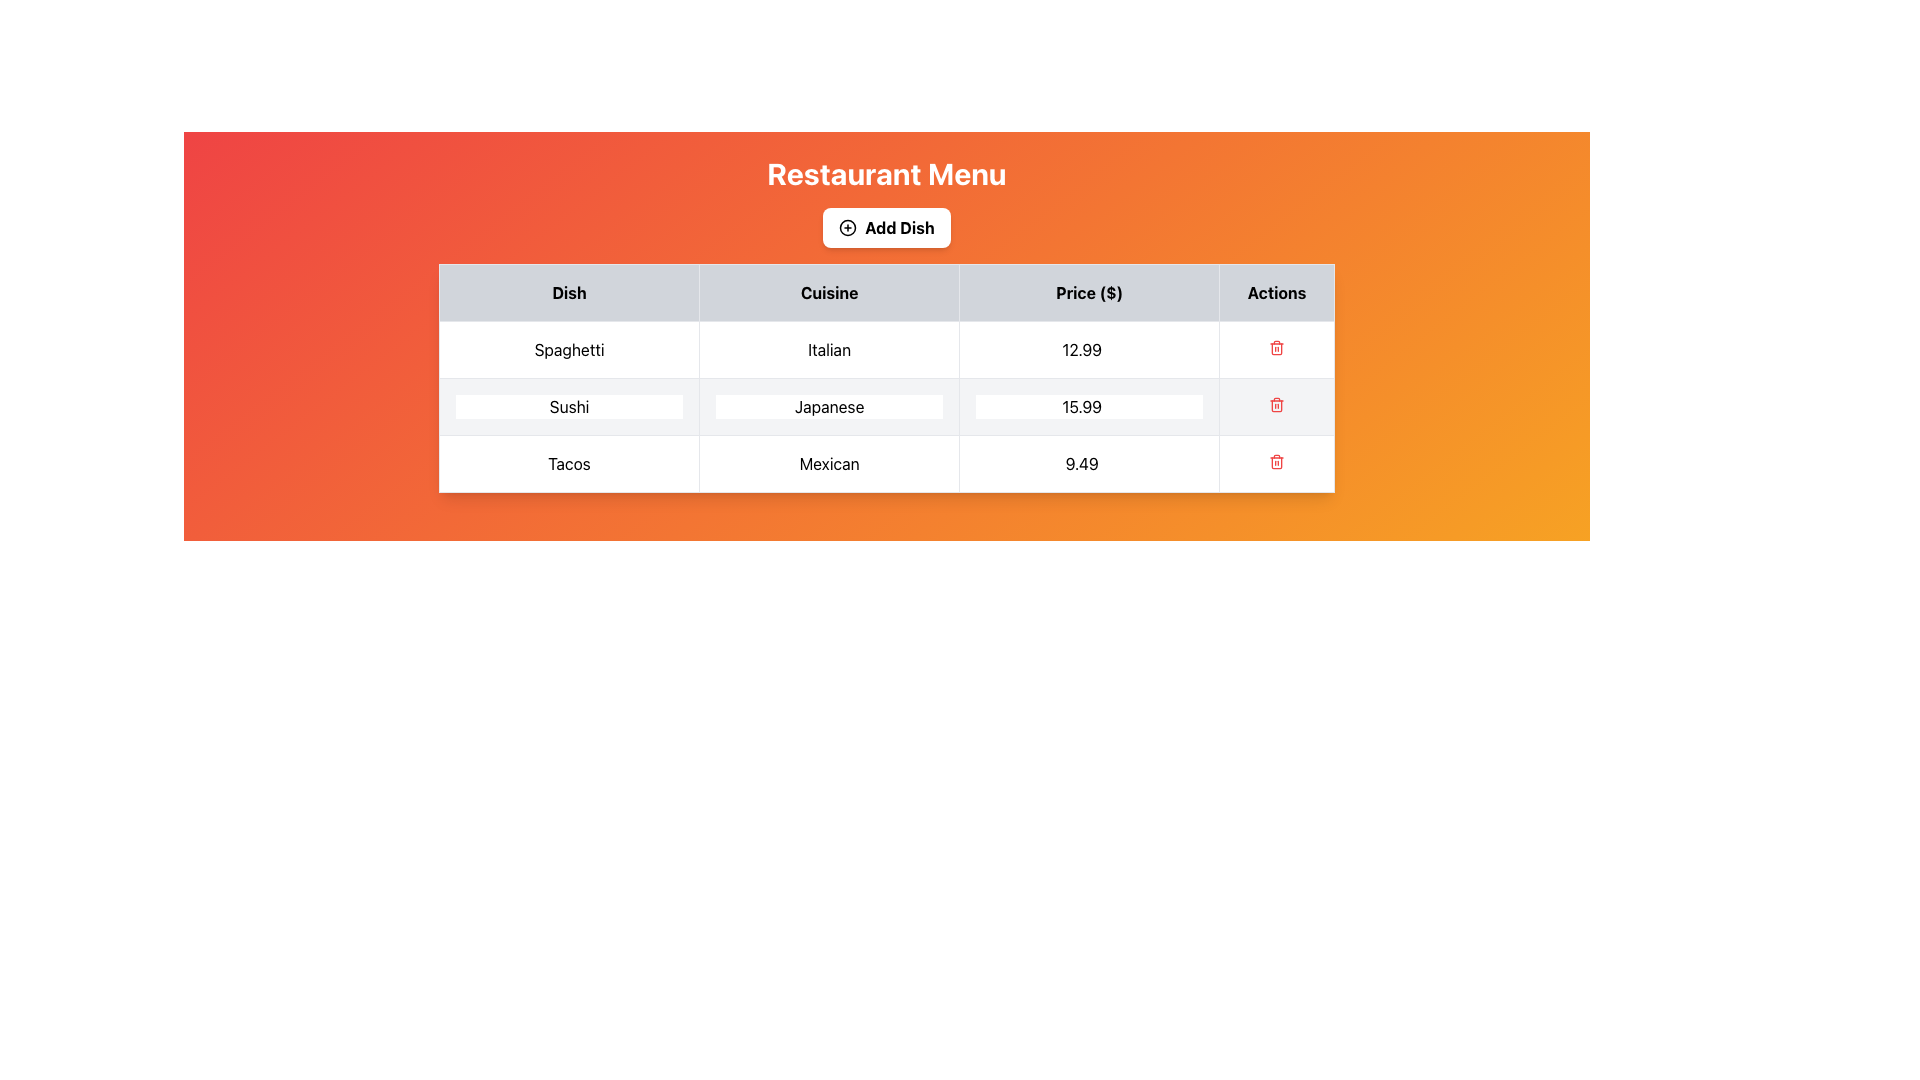  Describe the element at coordinates (829, 406) in the screenshot. I see `the text input field displaying 'Japanese' in the 'Cuisine' column of the table, specifically in the second row corresponding to the 'Sushi' dish entry to potentially view tooltips` at that location.